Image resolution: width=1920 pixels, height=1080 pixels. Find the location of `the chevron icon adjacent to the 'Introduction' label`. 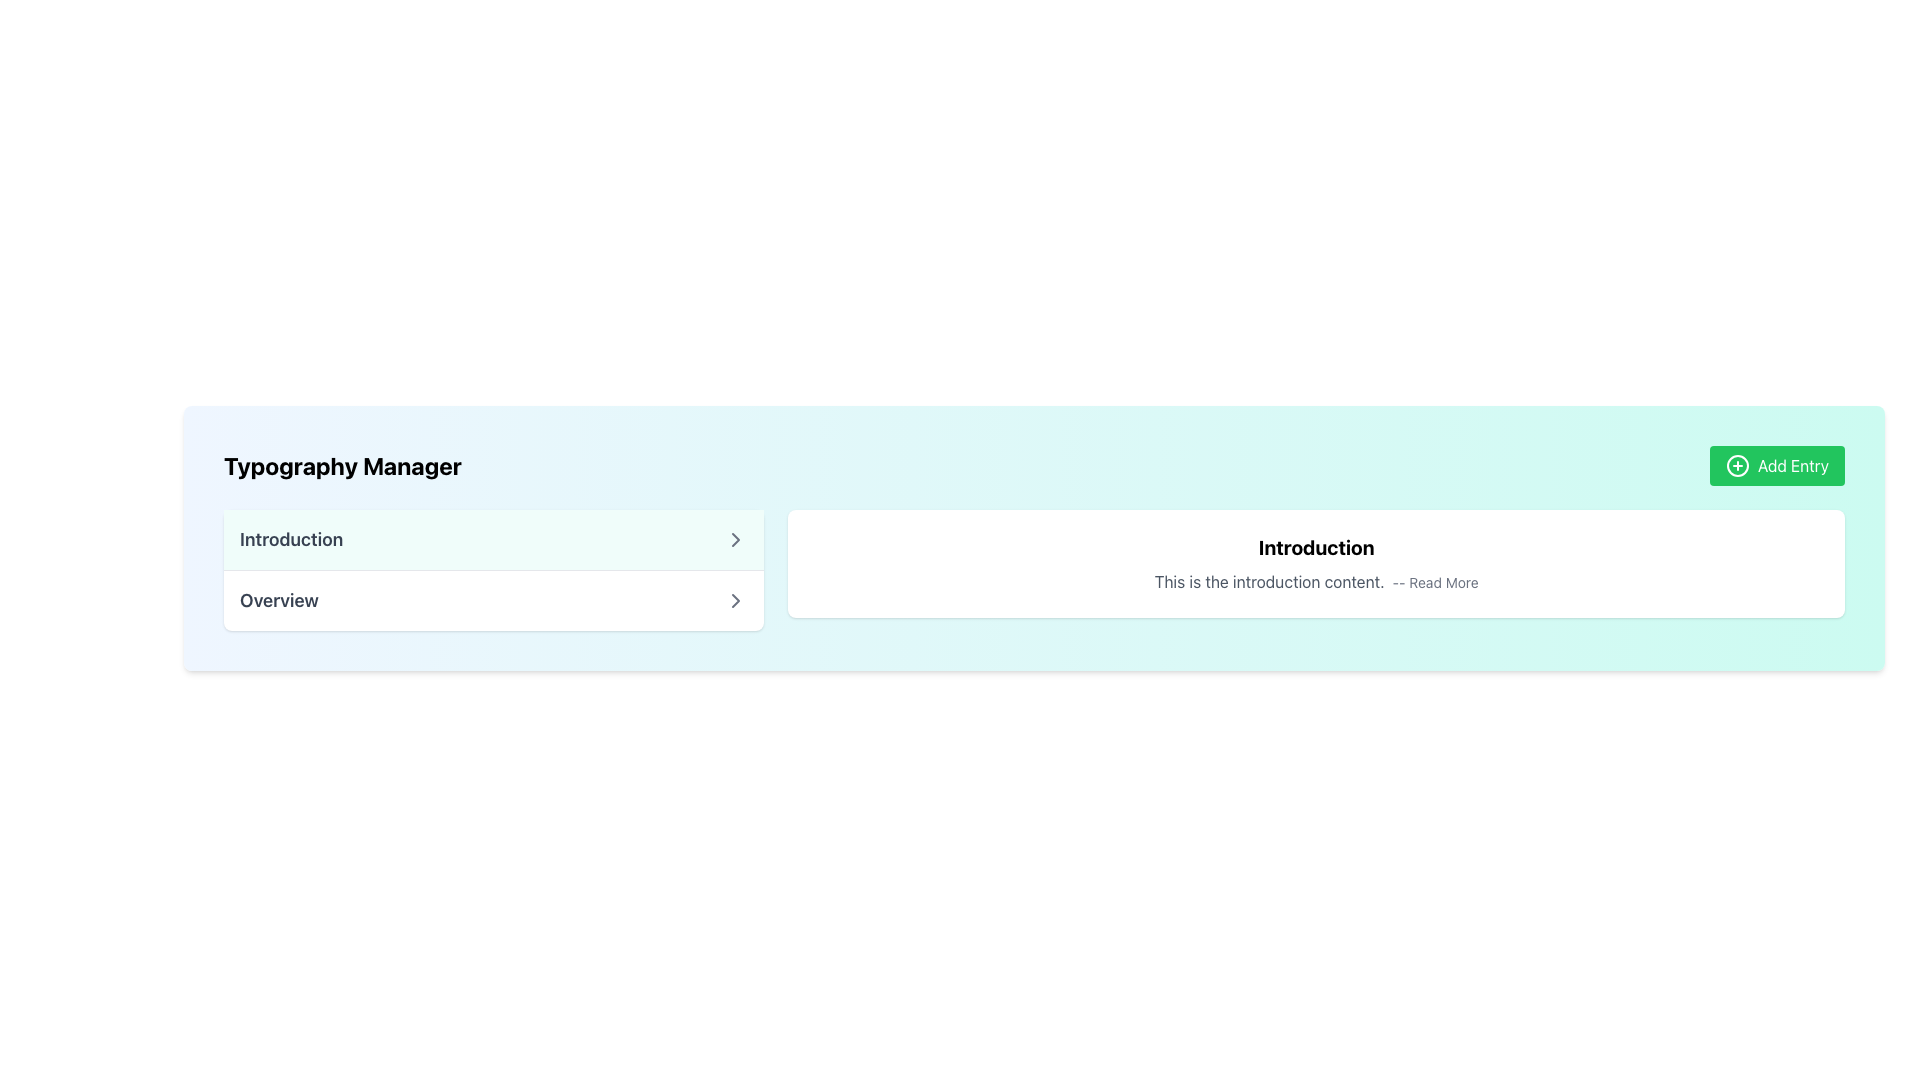

the chevron icon adjacent to the 'Introduction' label is located at coordinates (735, 540).